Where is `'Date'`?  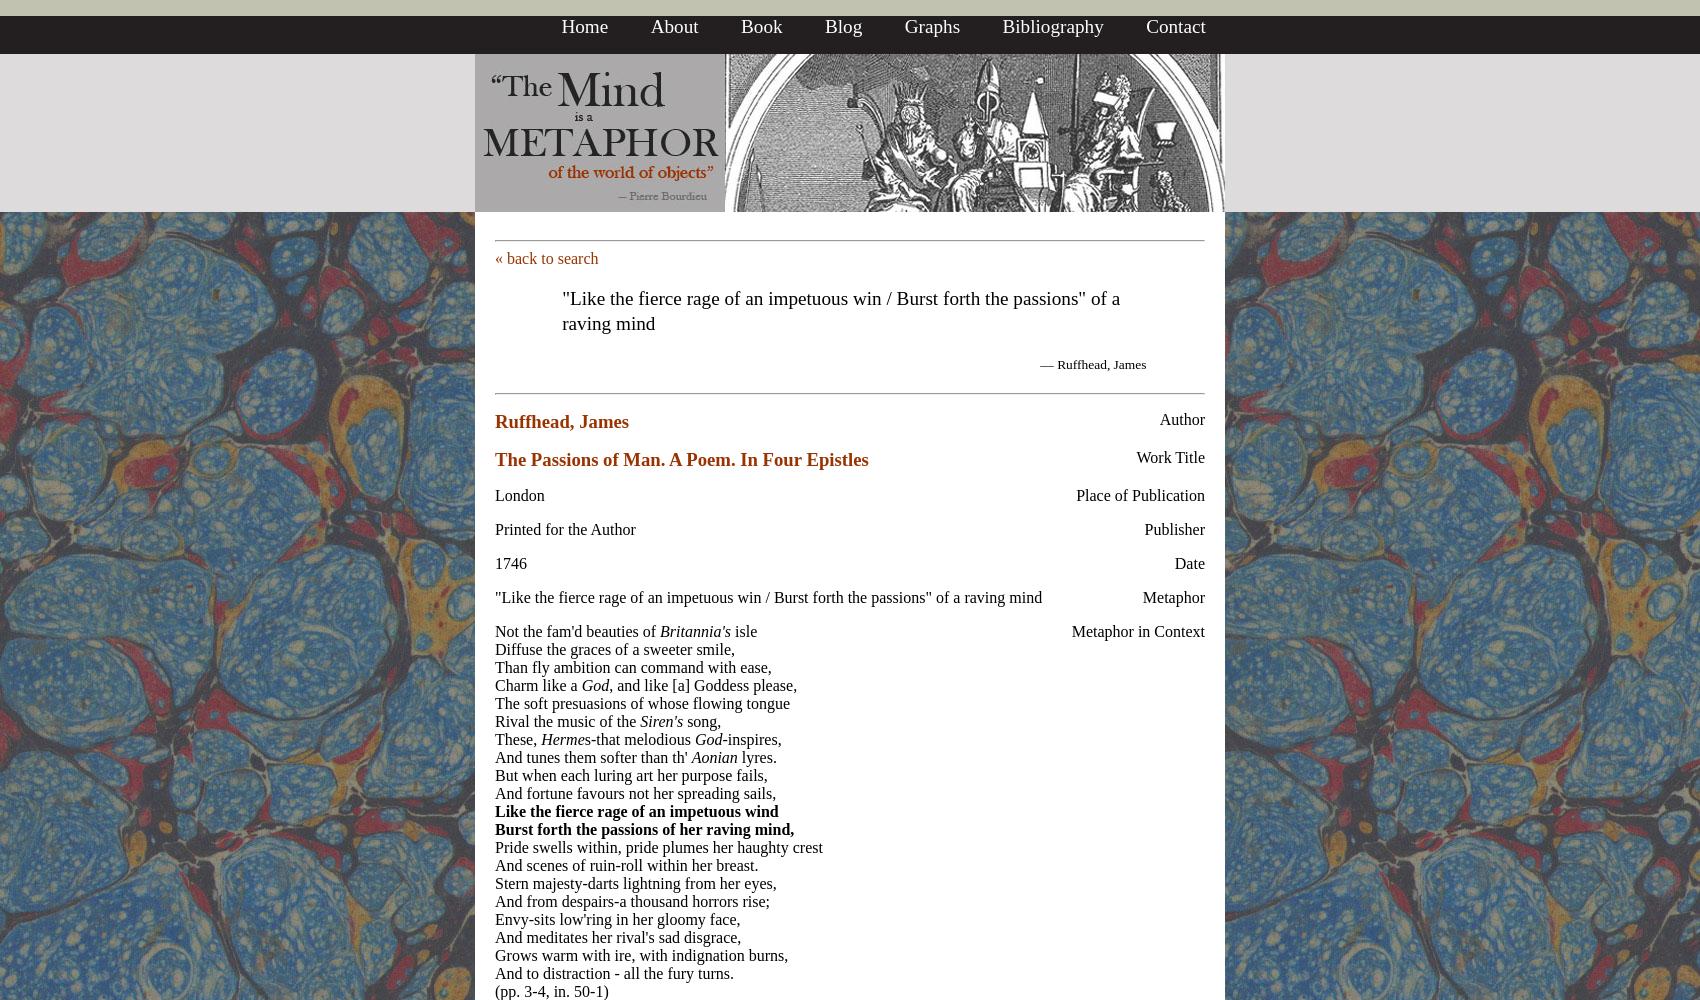
'Date' is located at coordinates (1188, 562).